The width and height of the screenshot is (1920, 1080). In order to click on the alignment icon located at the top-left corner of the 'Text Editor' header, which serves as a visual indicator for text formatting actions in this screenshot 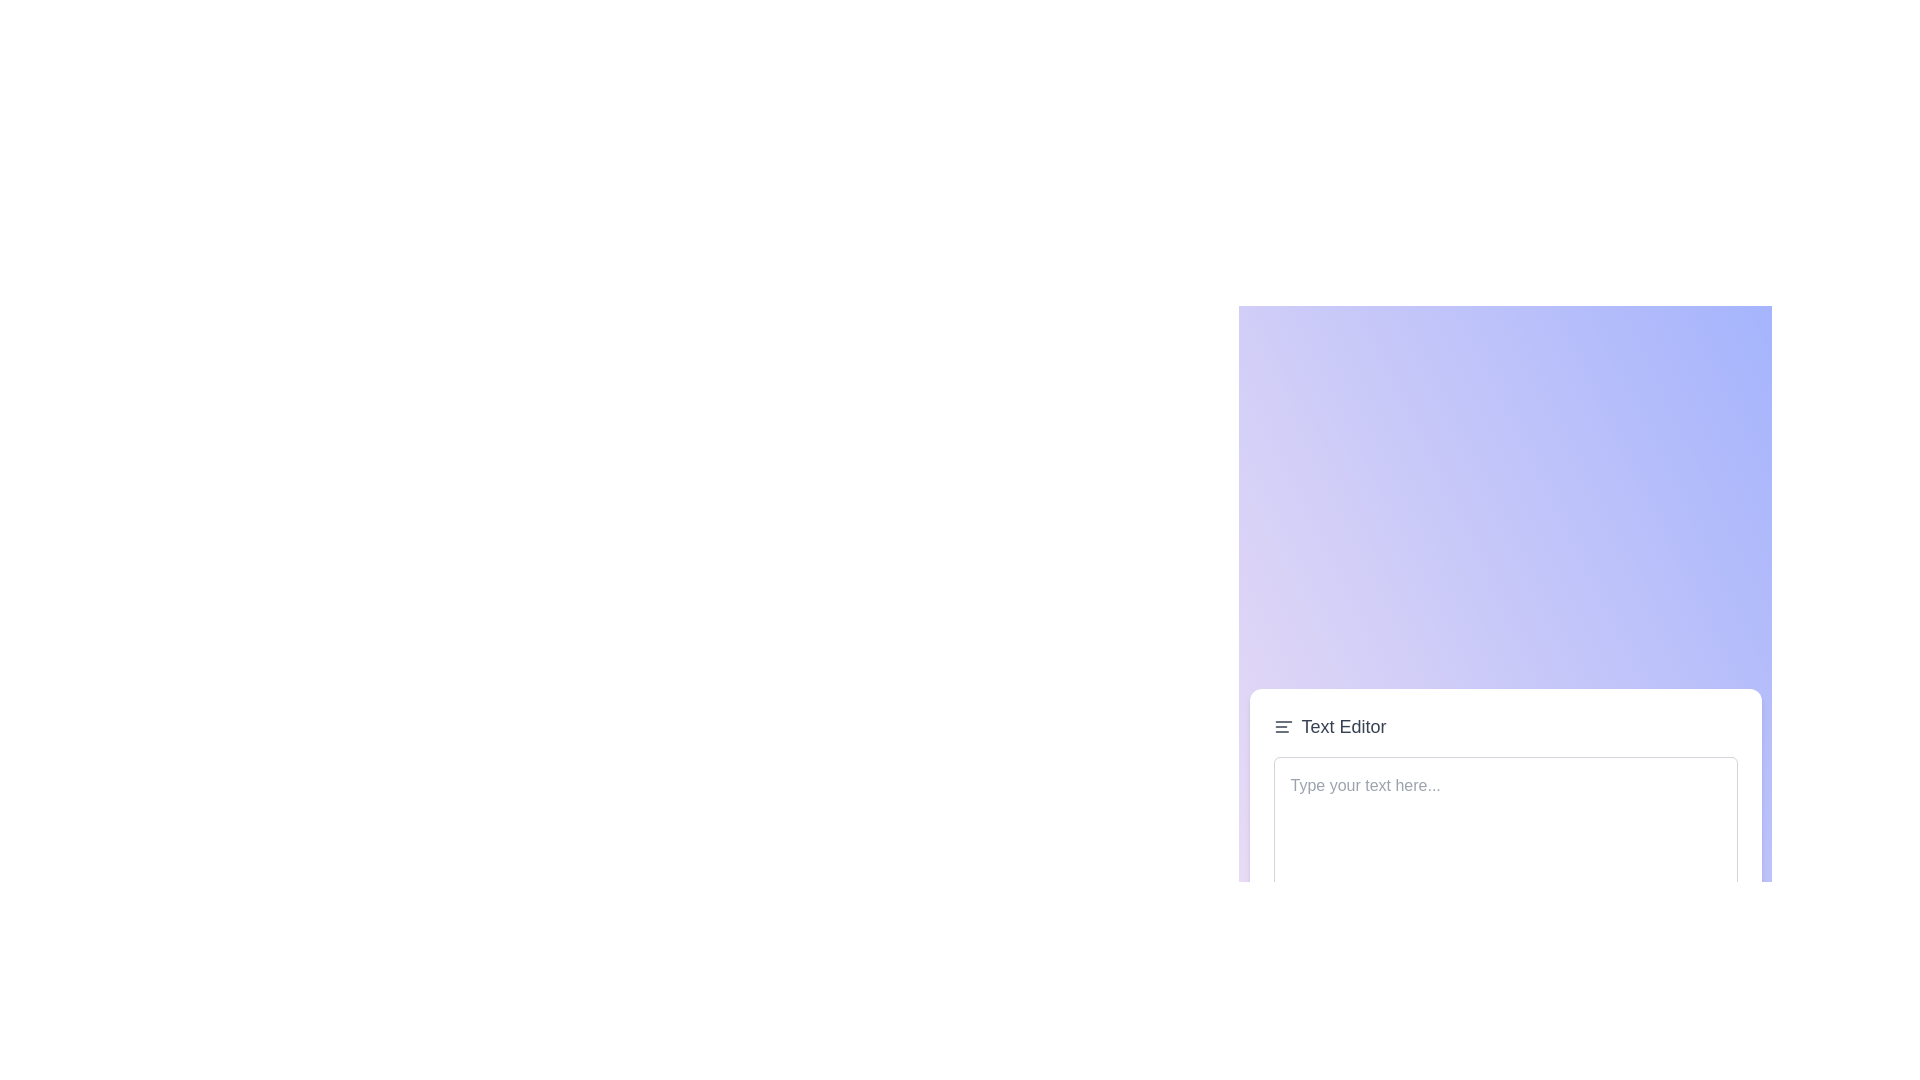, I will do `click(1283, 726)`.